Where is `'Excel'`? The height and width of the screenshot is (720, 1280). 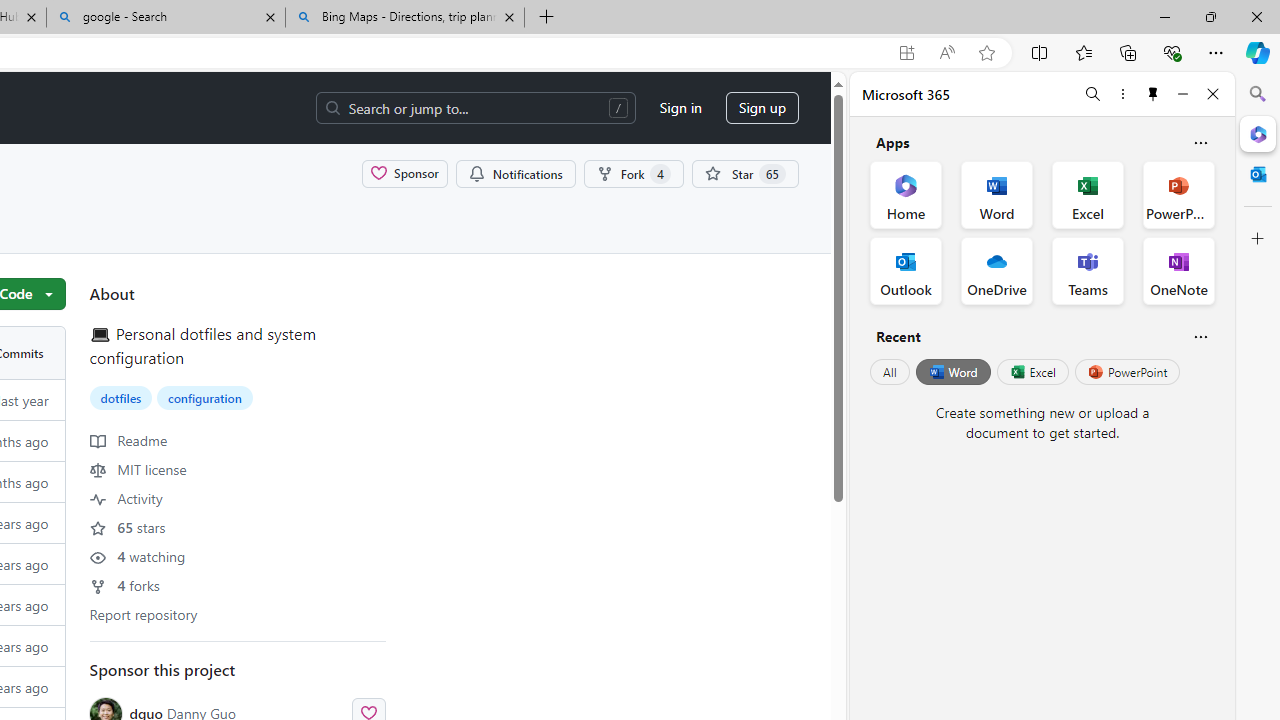
'Excel' is located at coordinates (1032, 372).